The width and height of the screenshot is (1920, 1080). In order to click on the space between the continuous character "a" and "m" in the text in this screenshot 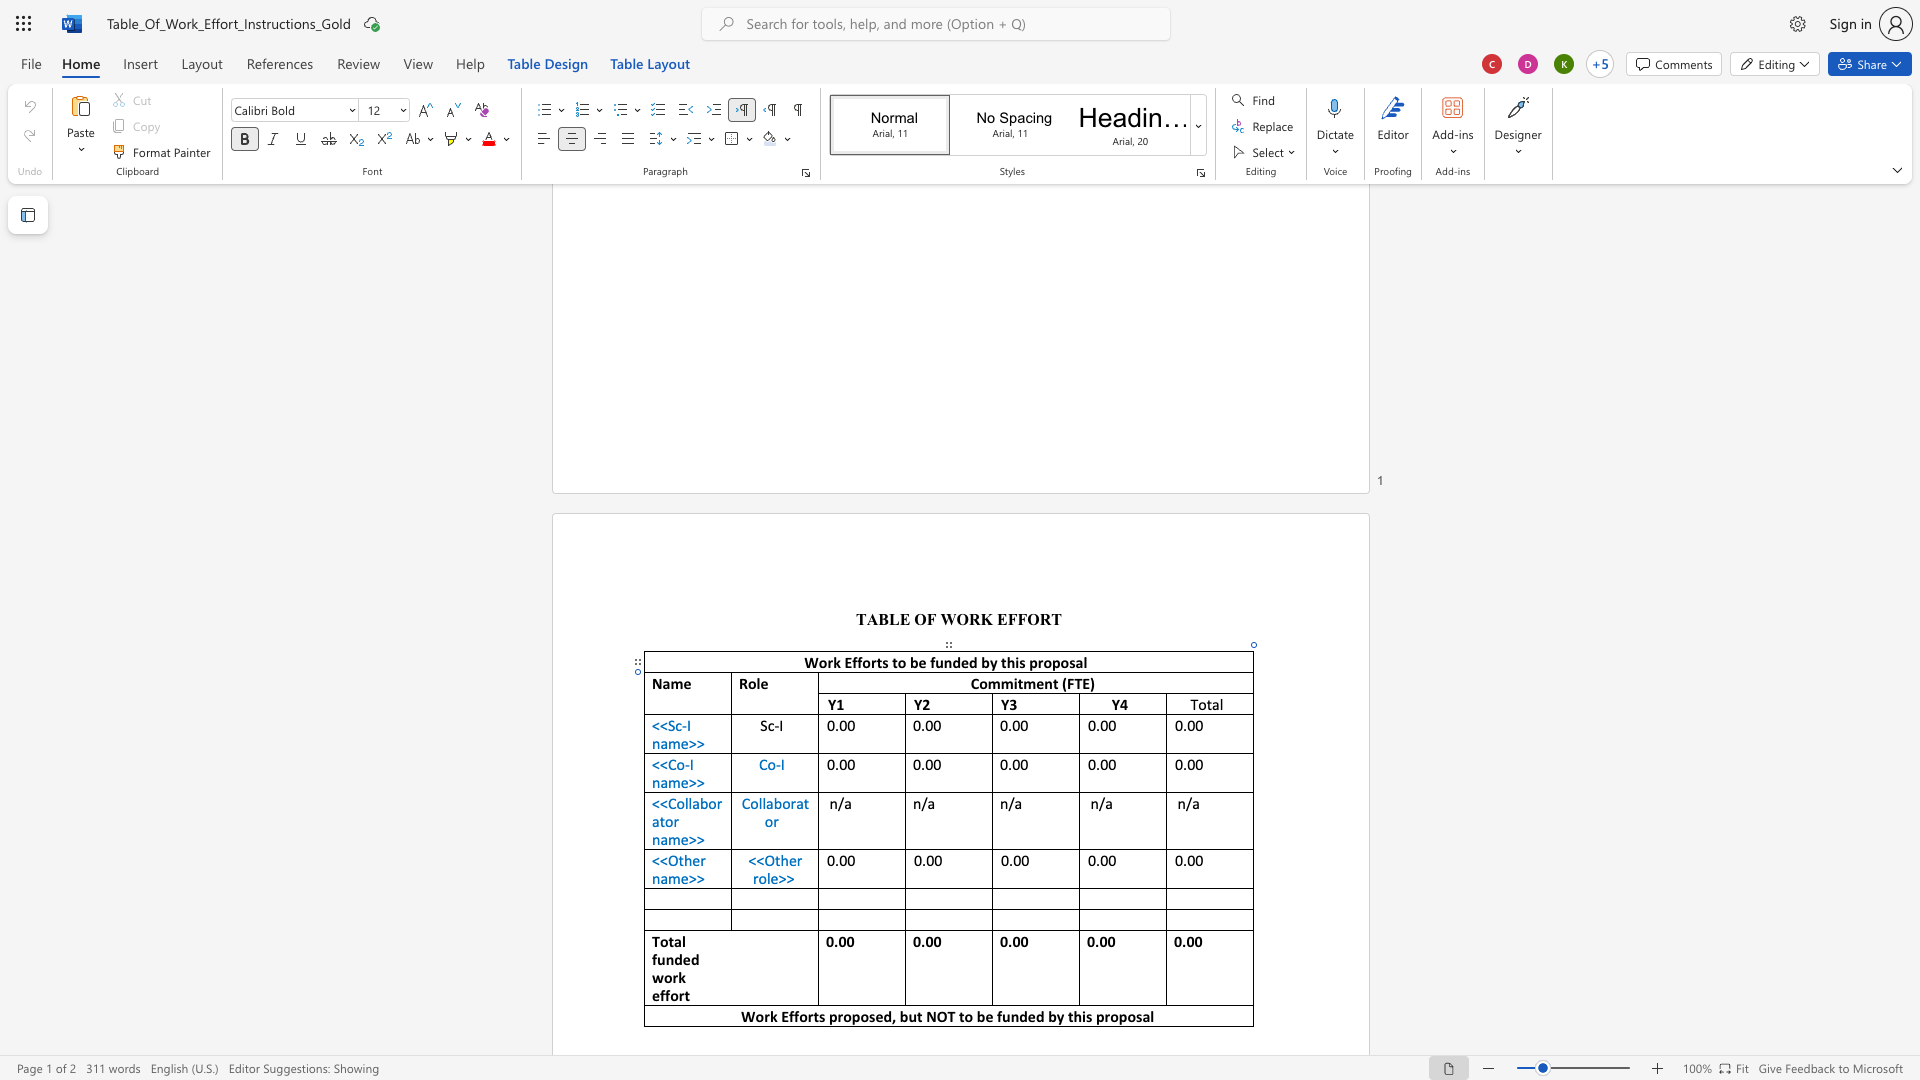, I will do `click(669, 743)`.